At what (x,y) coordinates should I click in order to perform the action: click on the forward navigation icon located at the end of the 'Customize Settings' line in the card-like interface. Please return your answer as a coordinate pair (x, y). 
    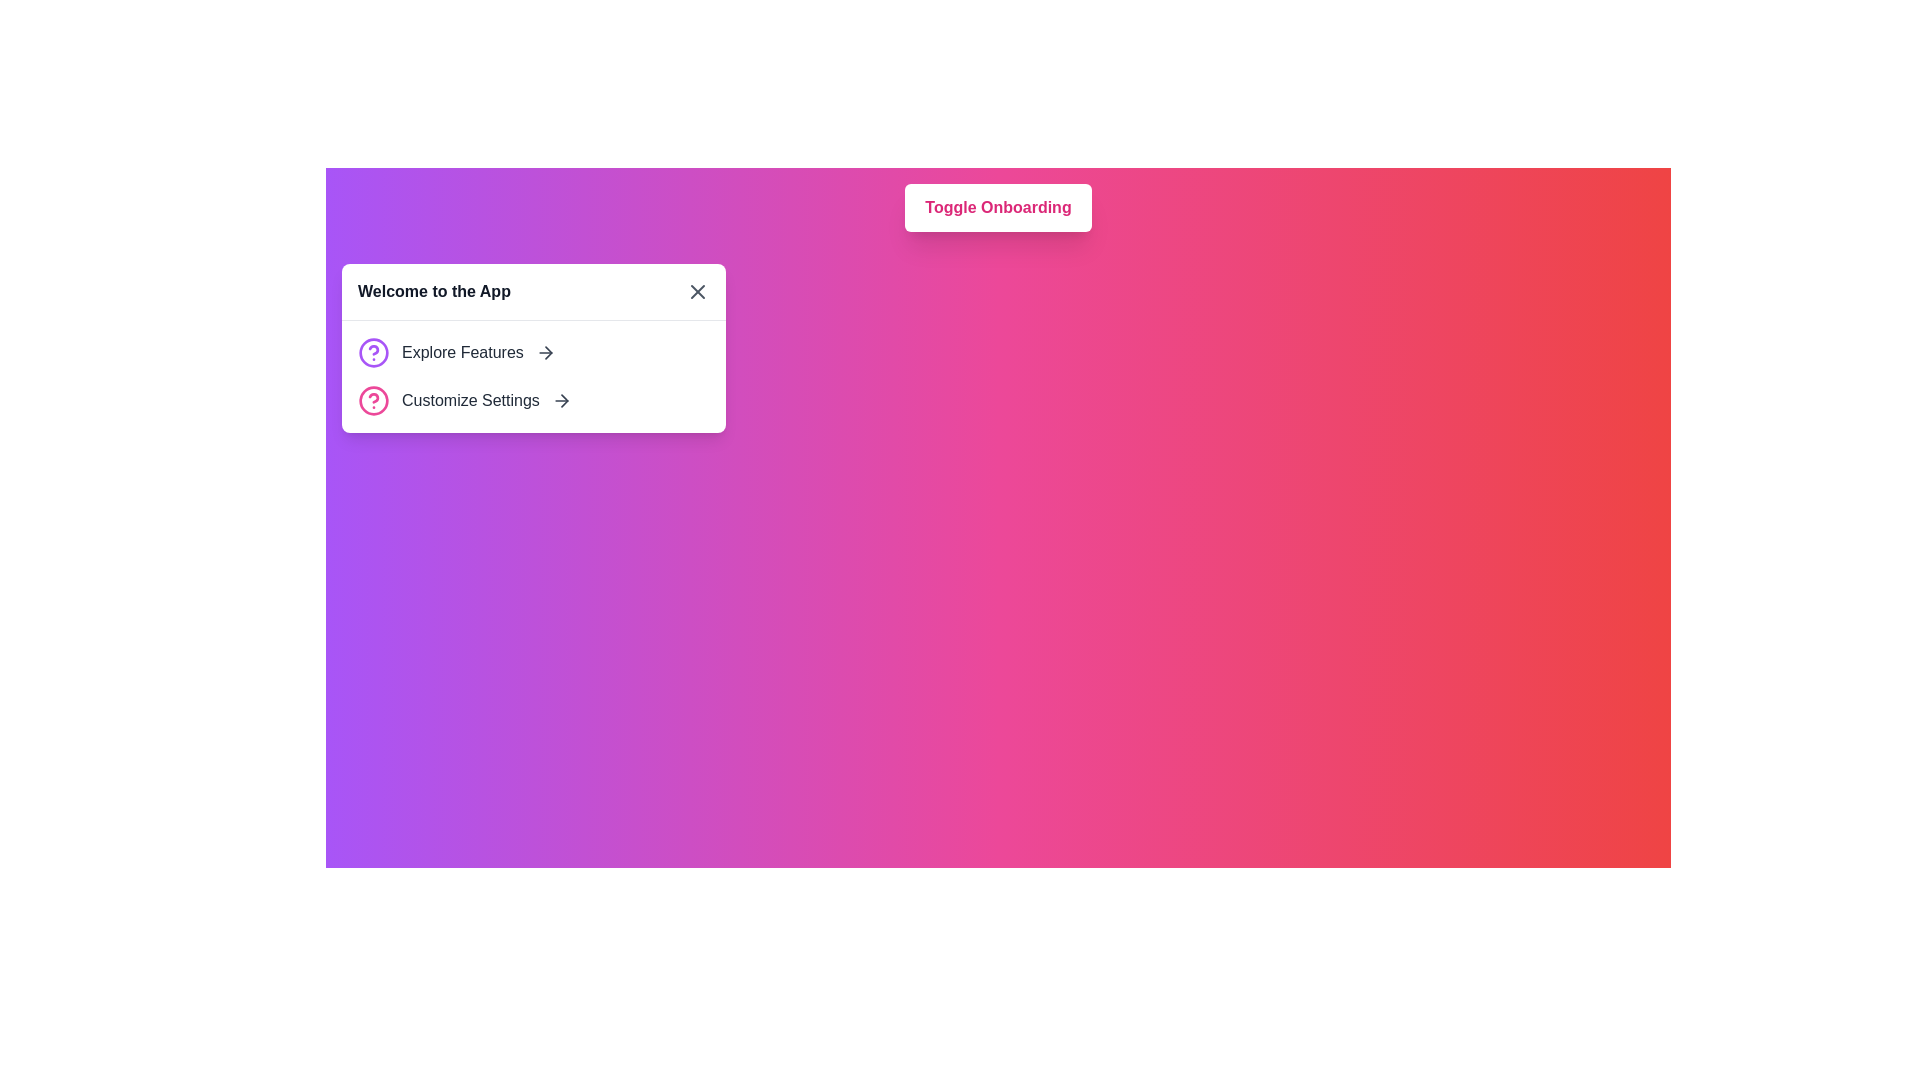
    Looking at the image, I should click on (548, 352).